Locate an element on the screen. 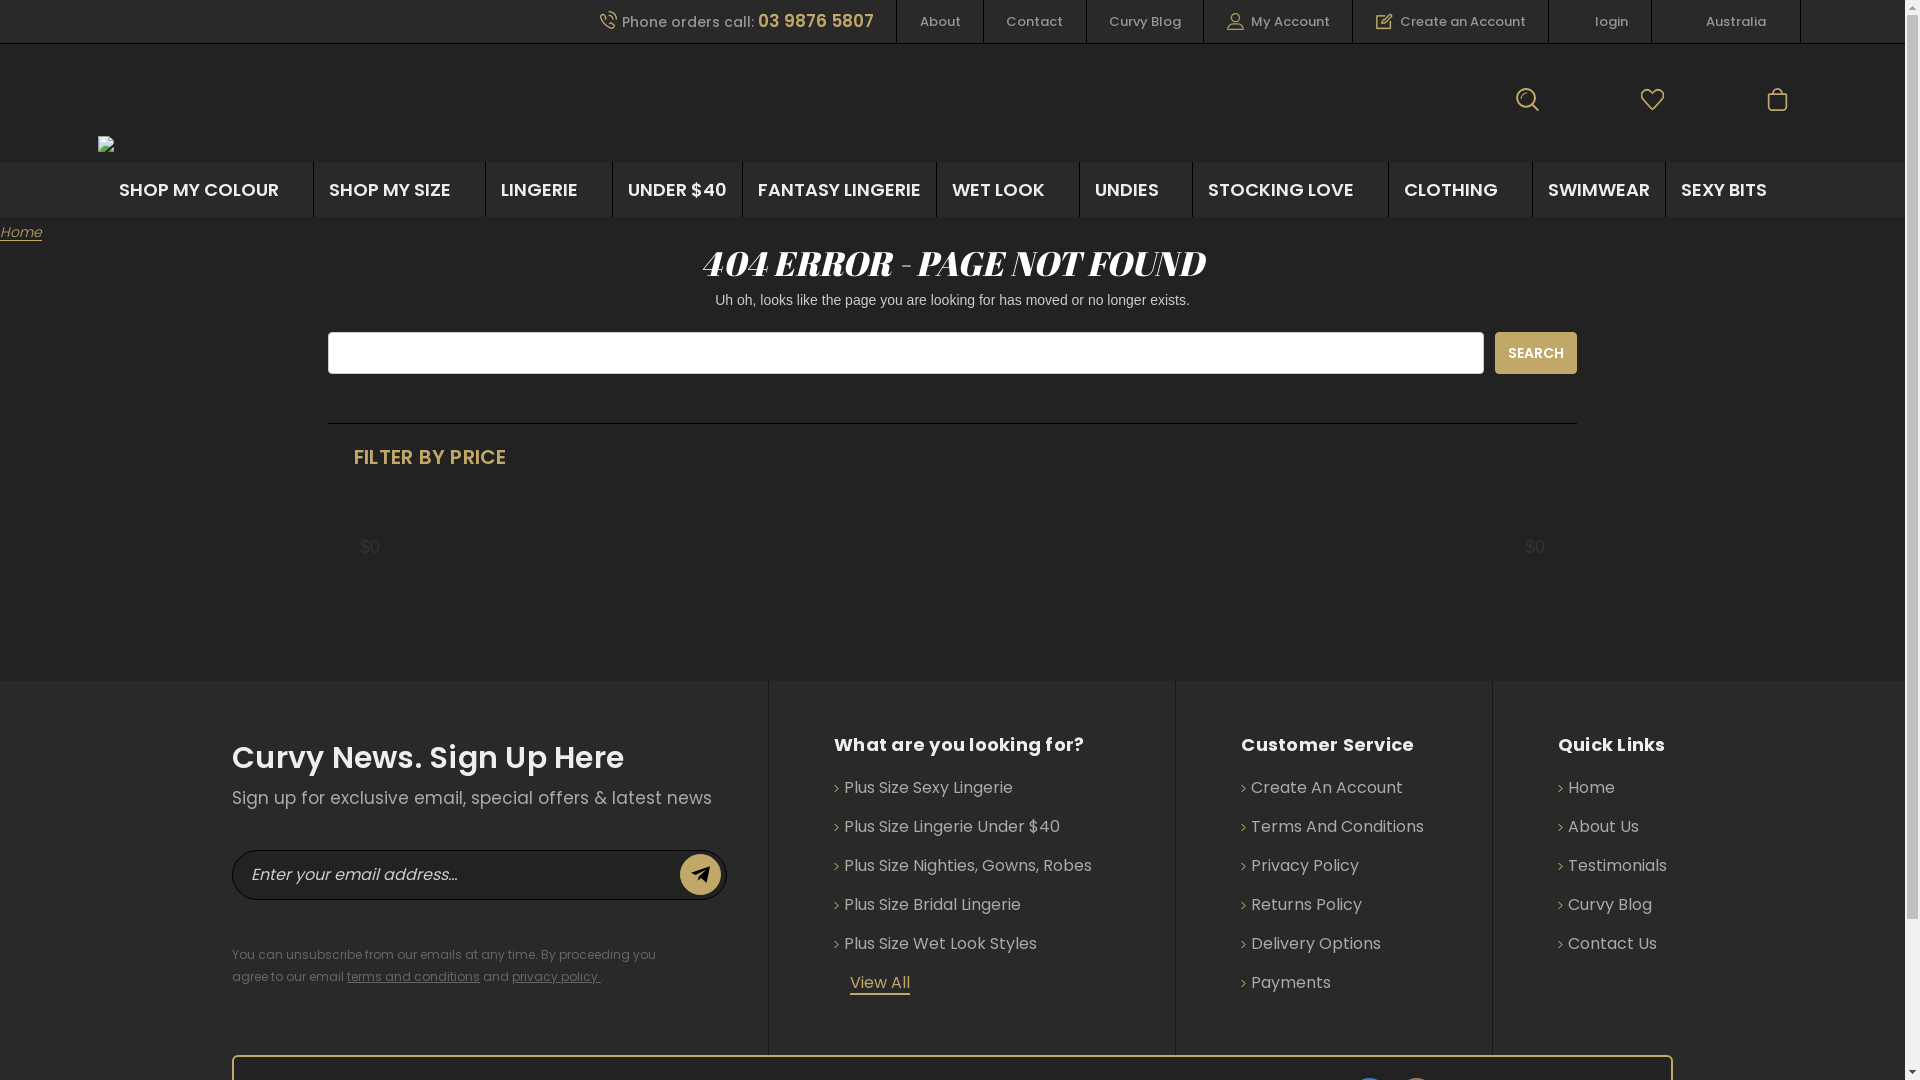 The height and width of the screenshot is (1080, 1920). 'View All' is located at coordinates (879, 982).